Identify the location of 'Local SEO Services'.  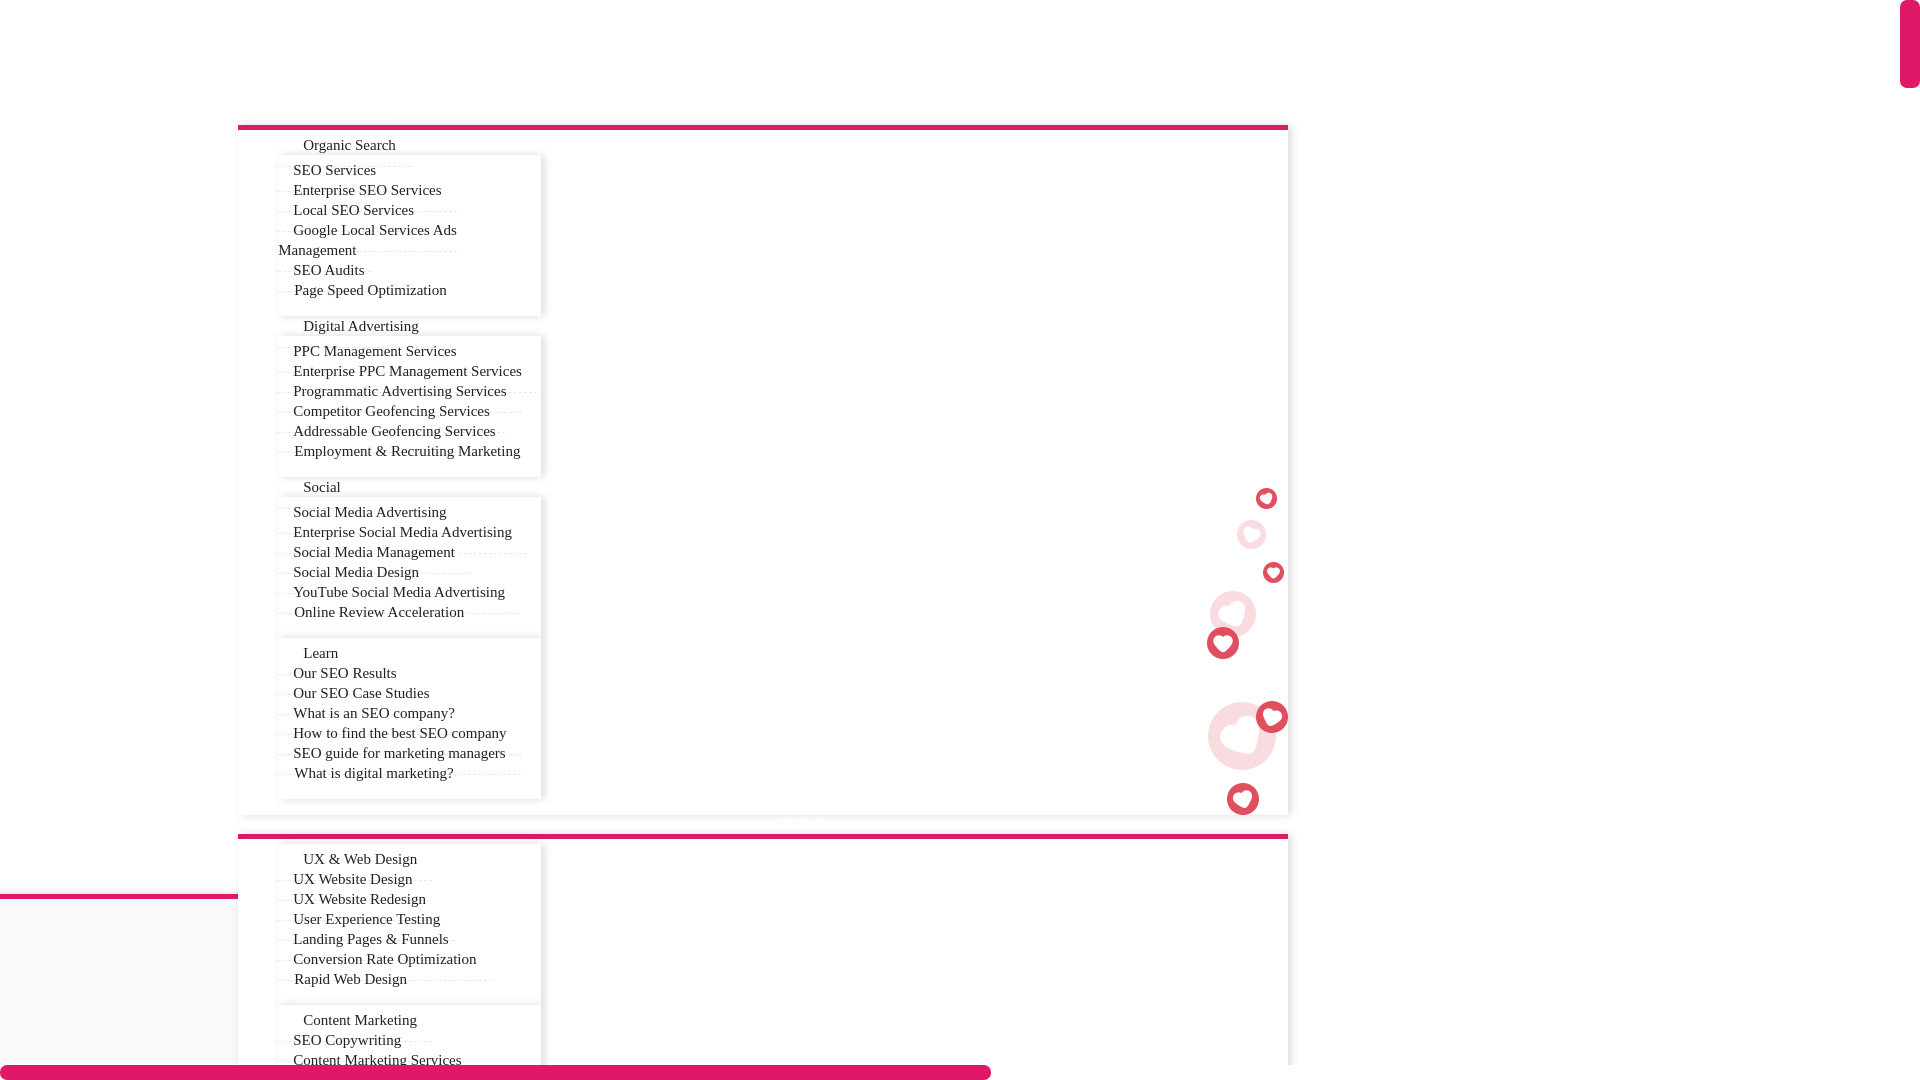
(353, 210).